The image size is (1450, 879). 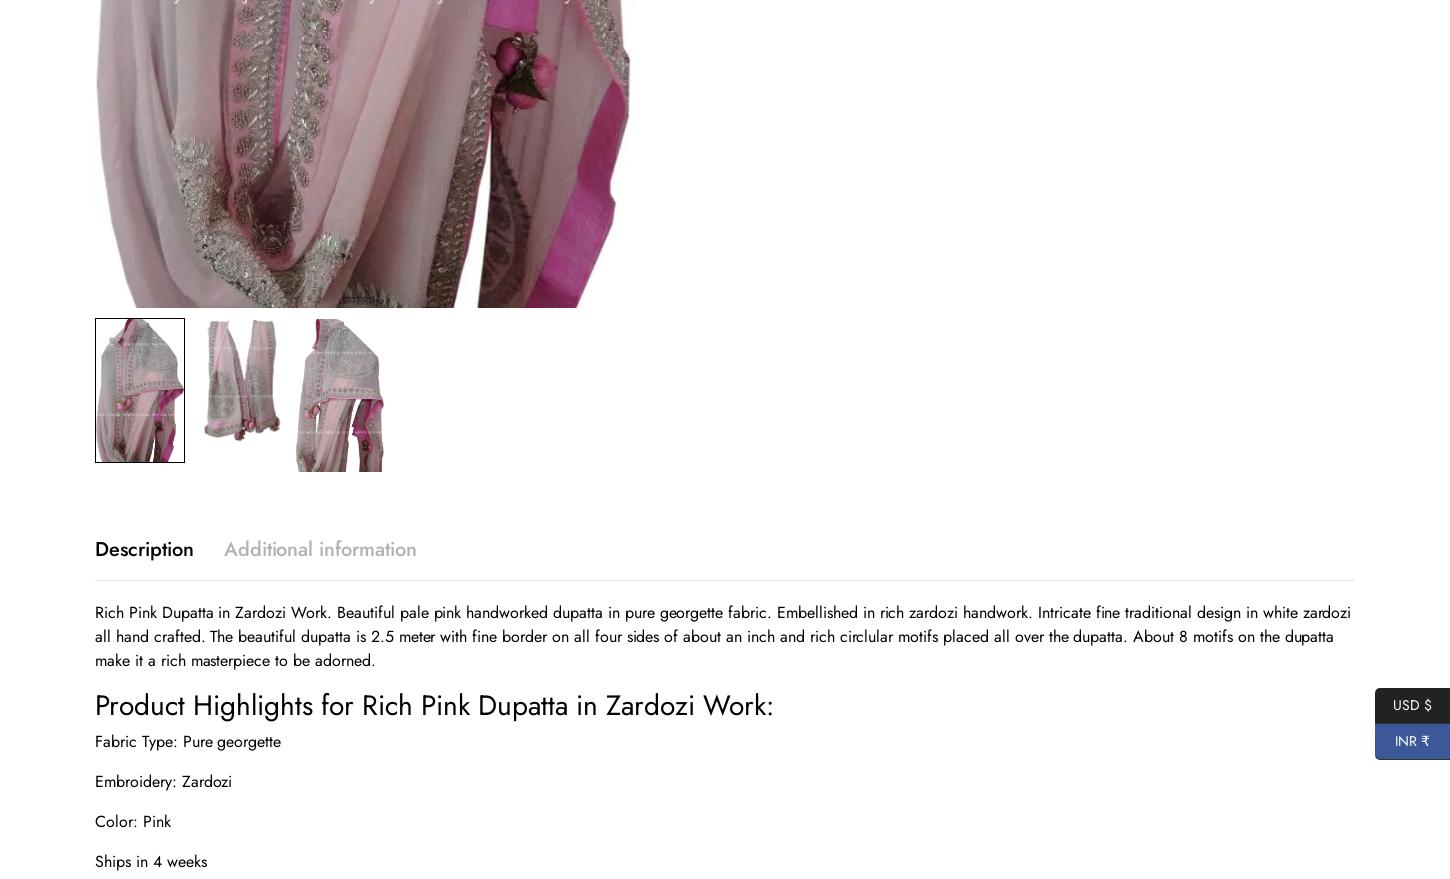 I want to click on 'Copy Link', so click(x=577, y=53).